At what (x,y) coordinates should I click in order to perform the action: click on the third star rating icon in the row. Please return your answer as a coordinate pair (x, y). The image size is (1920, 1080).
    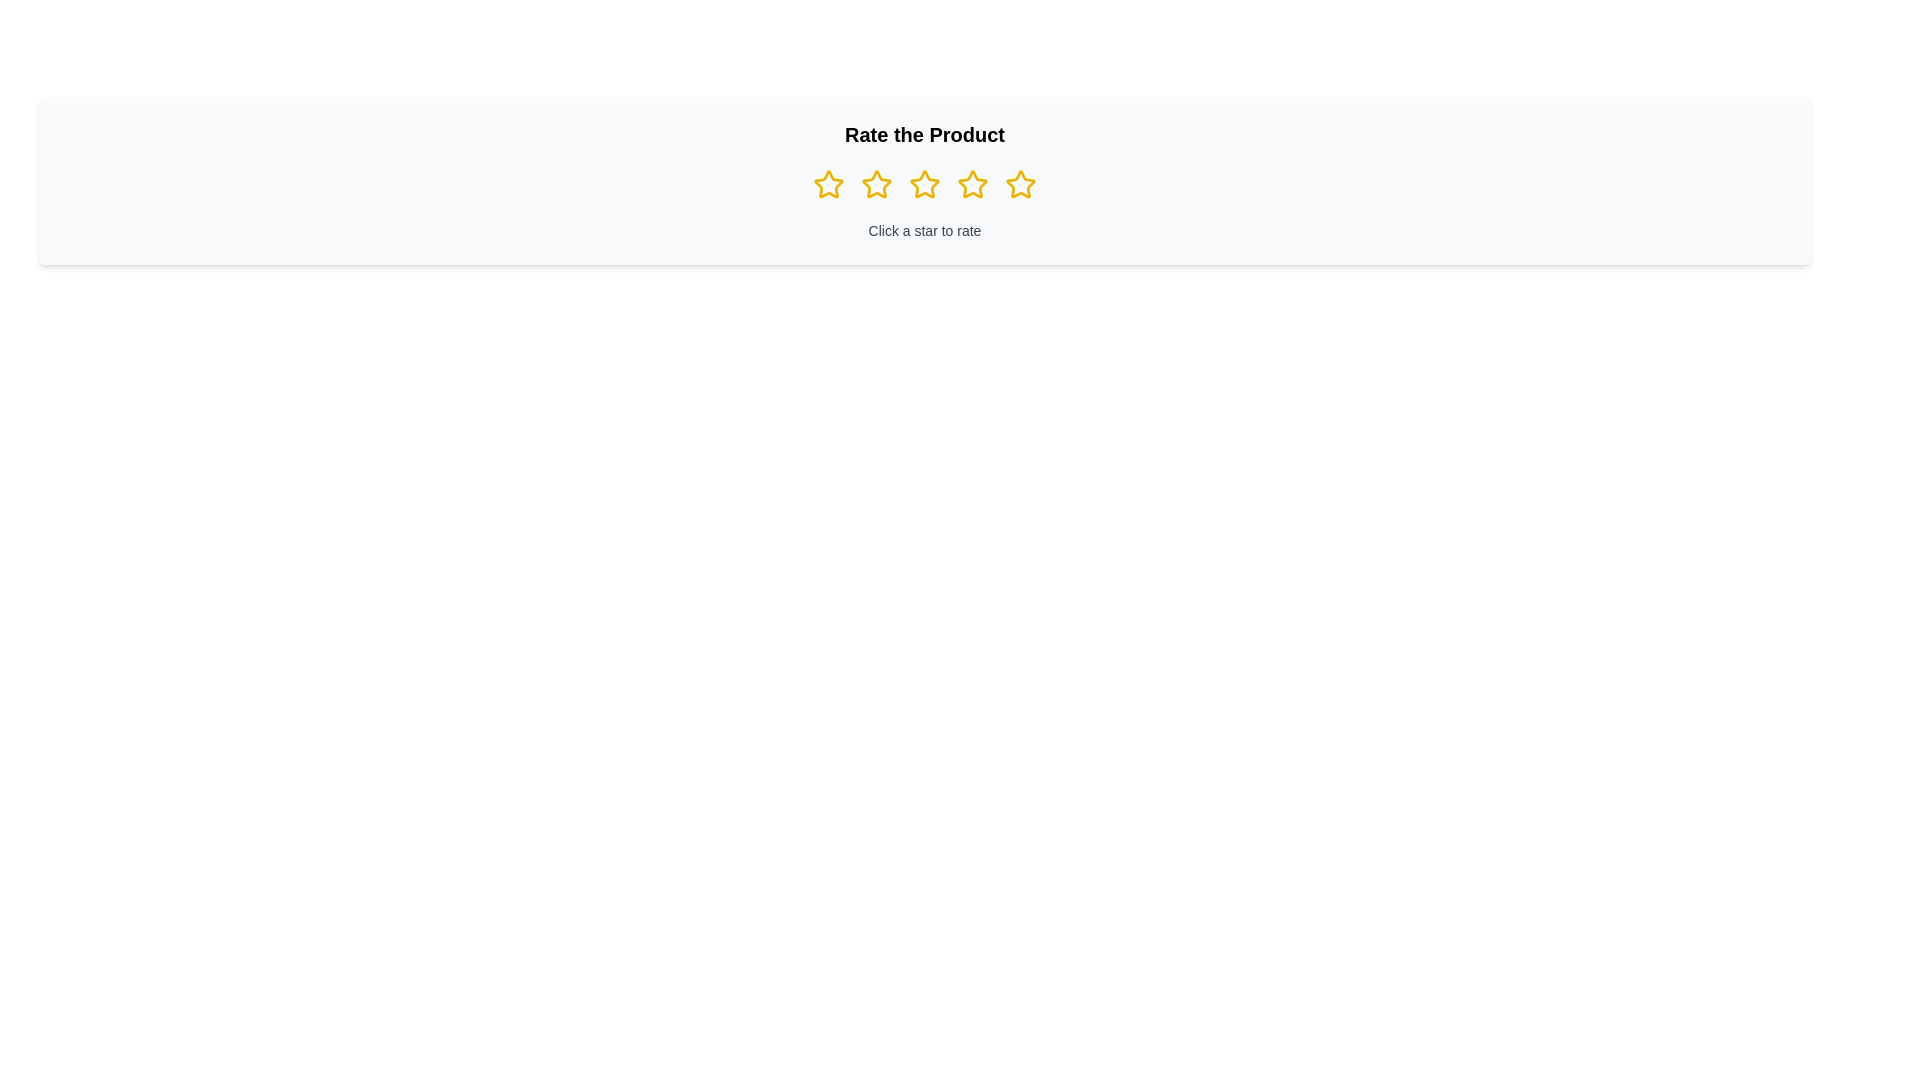
    Looking at the image, I should click on (924, 184).